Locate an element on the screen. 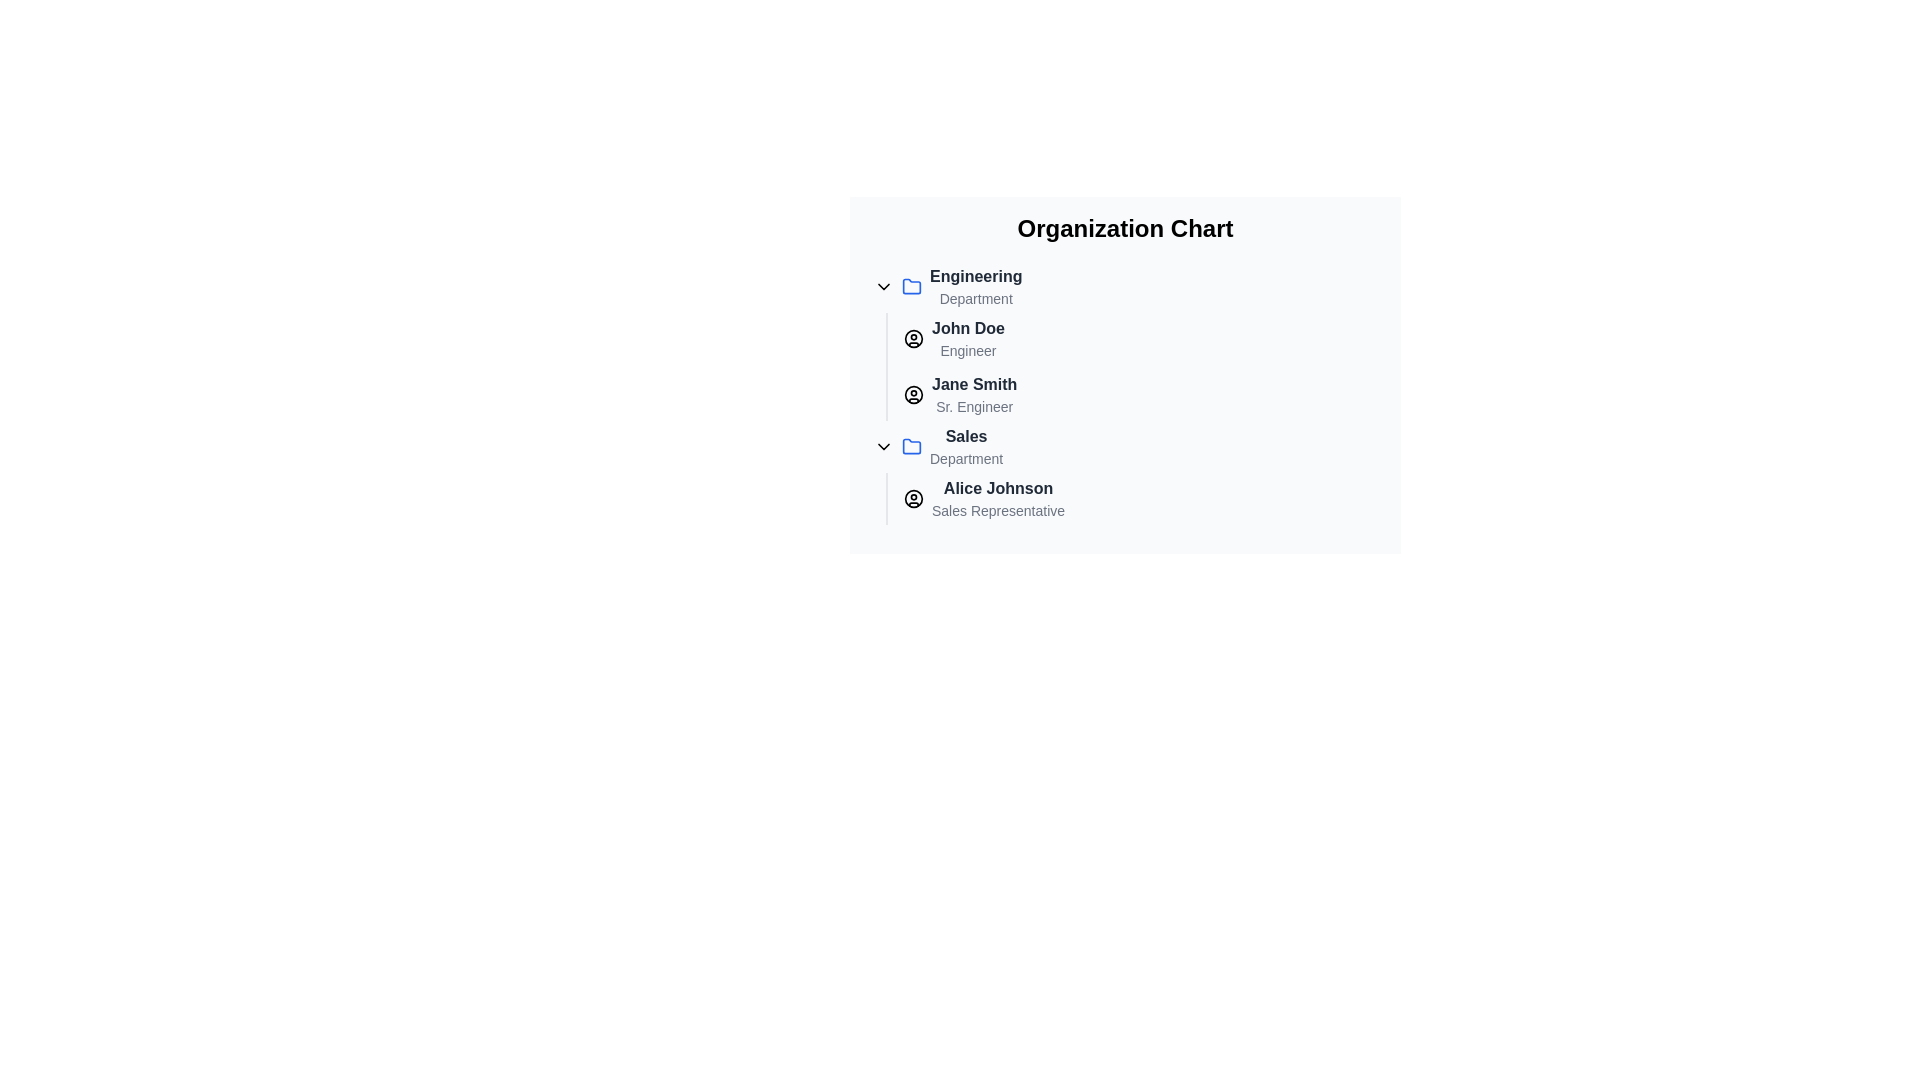 Image resolution: width=1920 pixels, height=1080 pixels. the outermost circle element in the SVG profile icon next to 'John Doe' in the 'Engineering' section is located at coordinates (912, 338).